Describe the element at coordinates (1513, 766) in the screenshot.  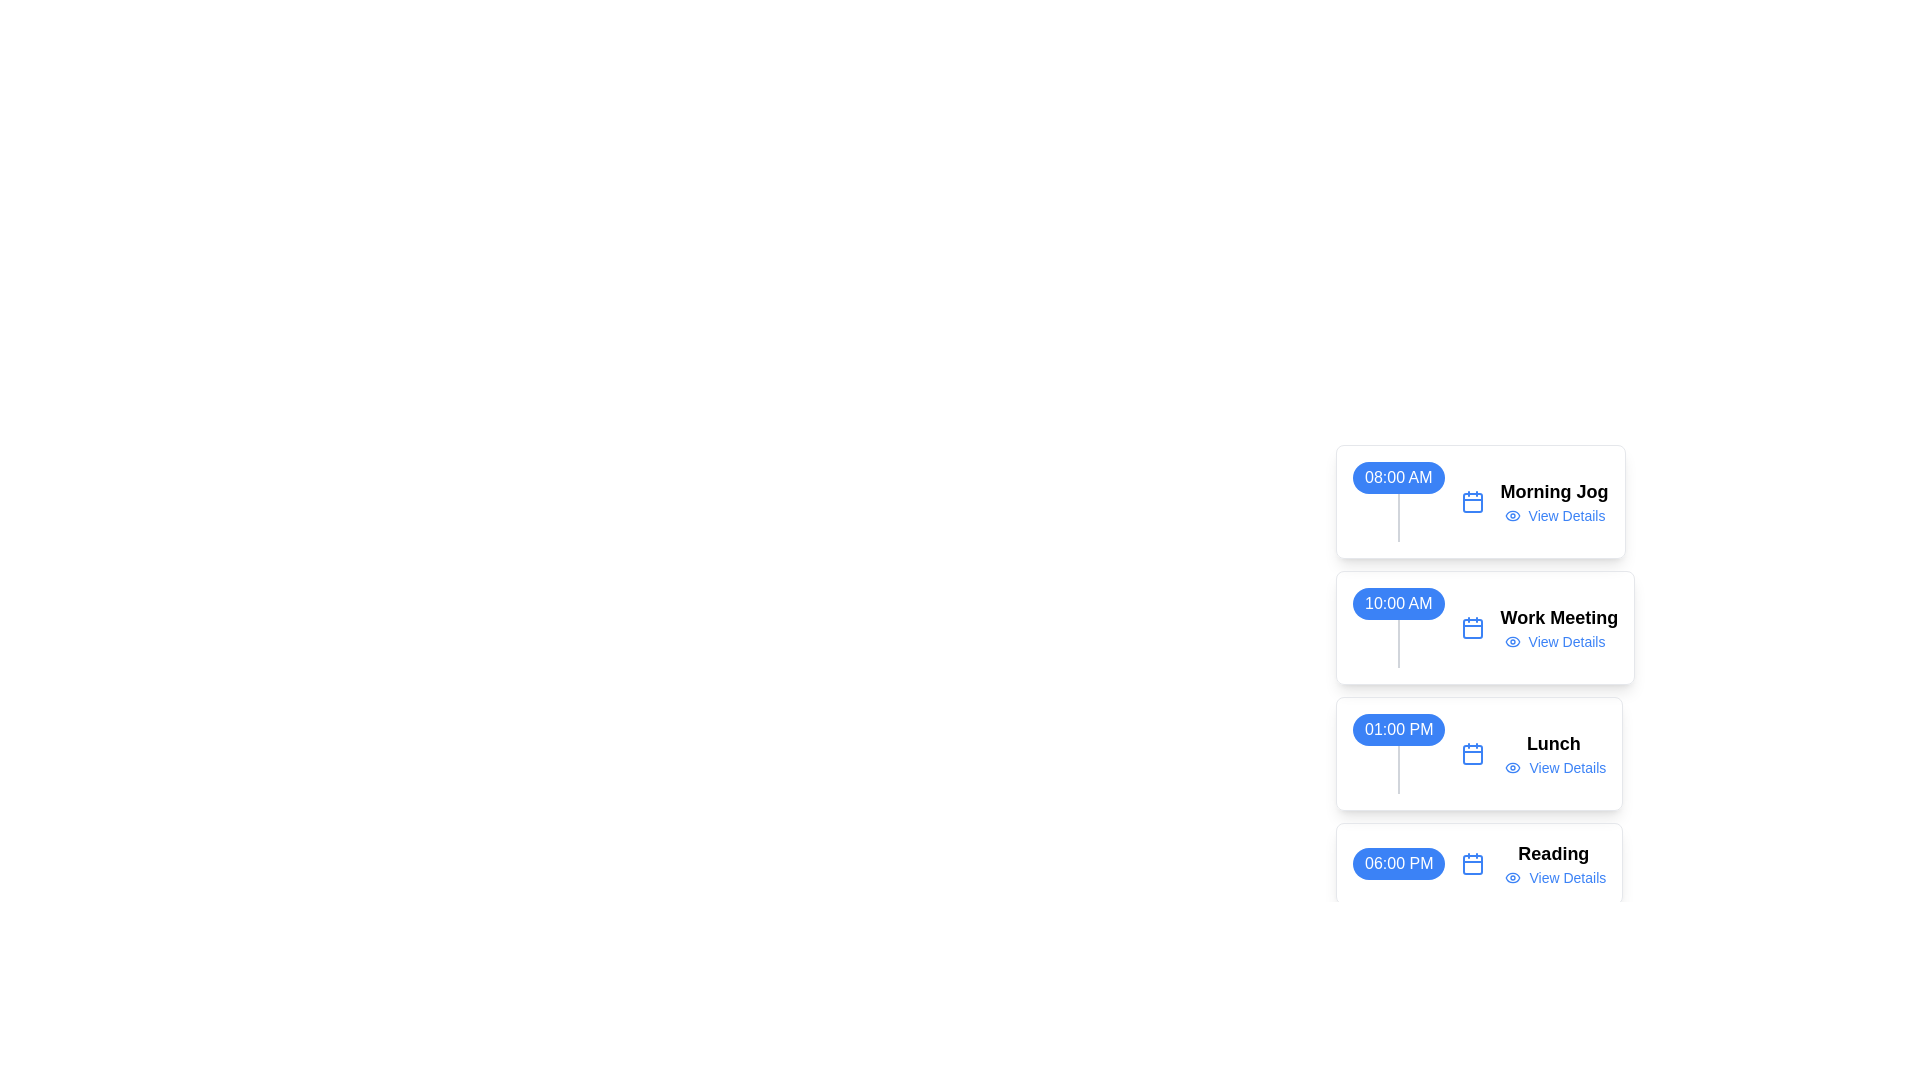
I see `the eye icon indicating the viewable state next to the 'View Details' text of the 'Morning Jog' event at 08:00 AM` at that location.